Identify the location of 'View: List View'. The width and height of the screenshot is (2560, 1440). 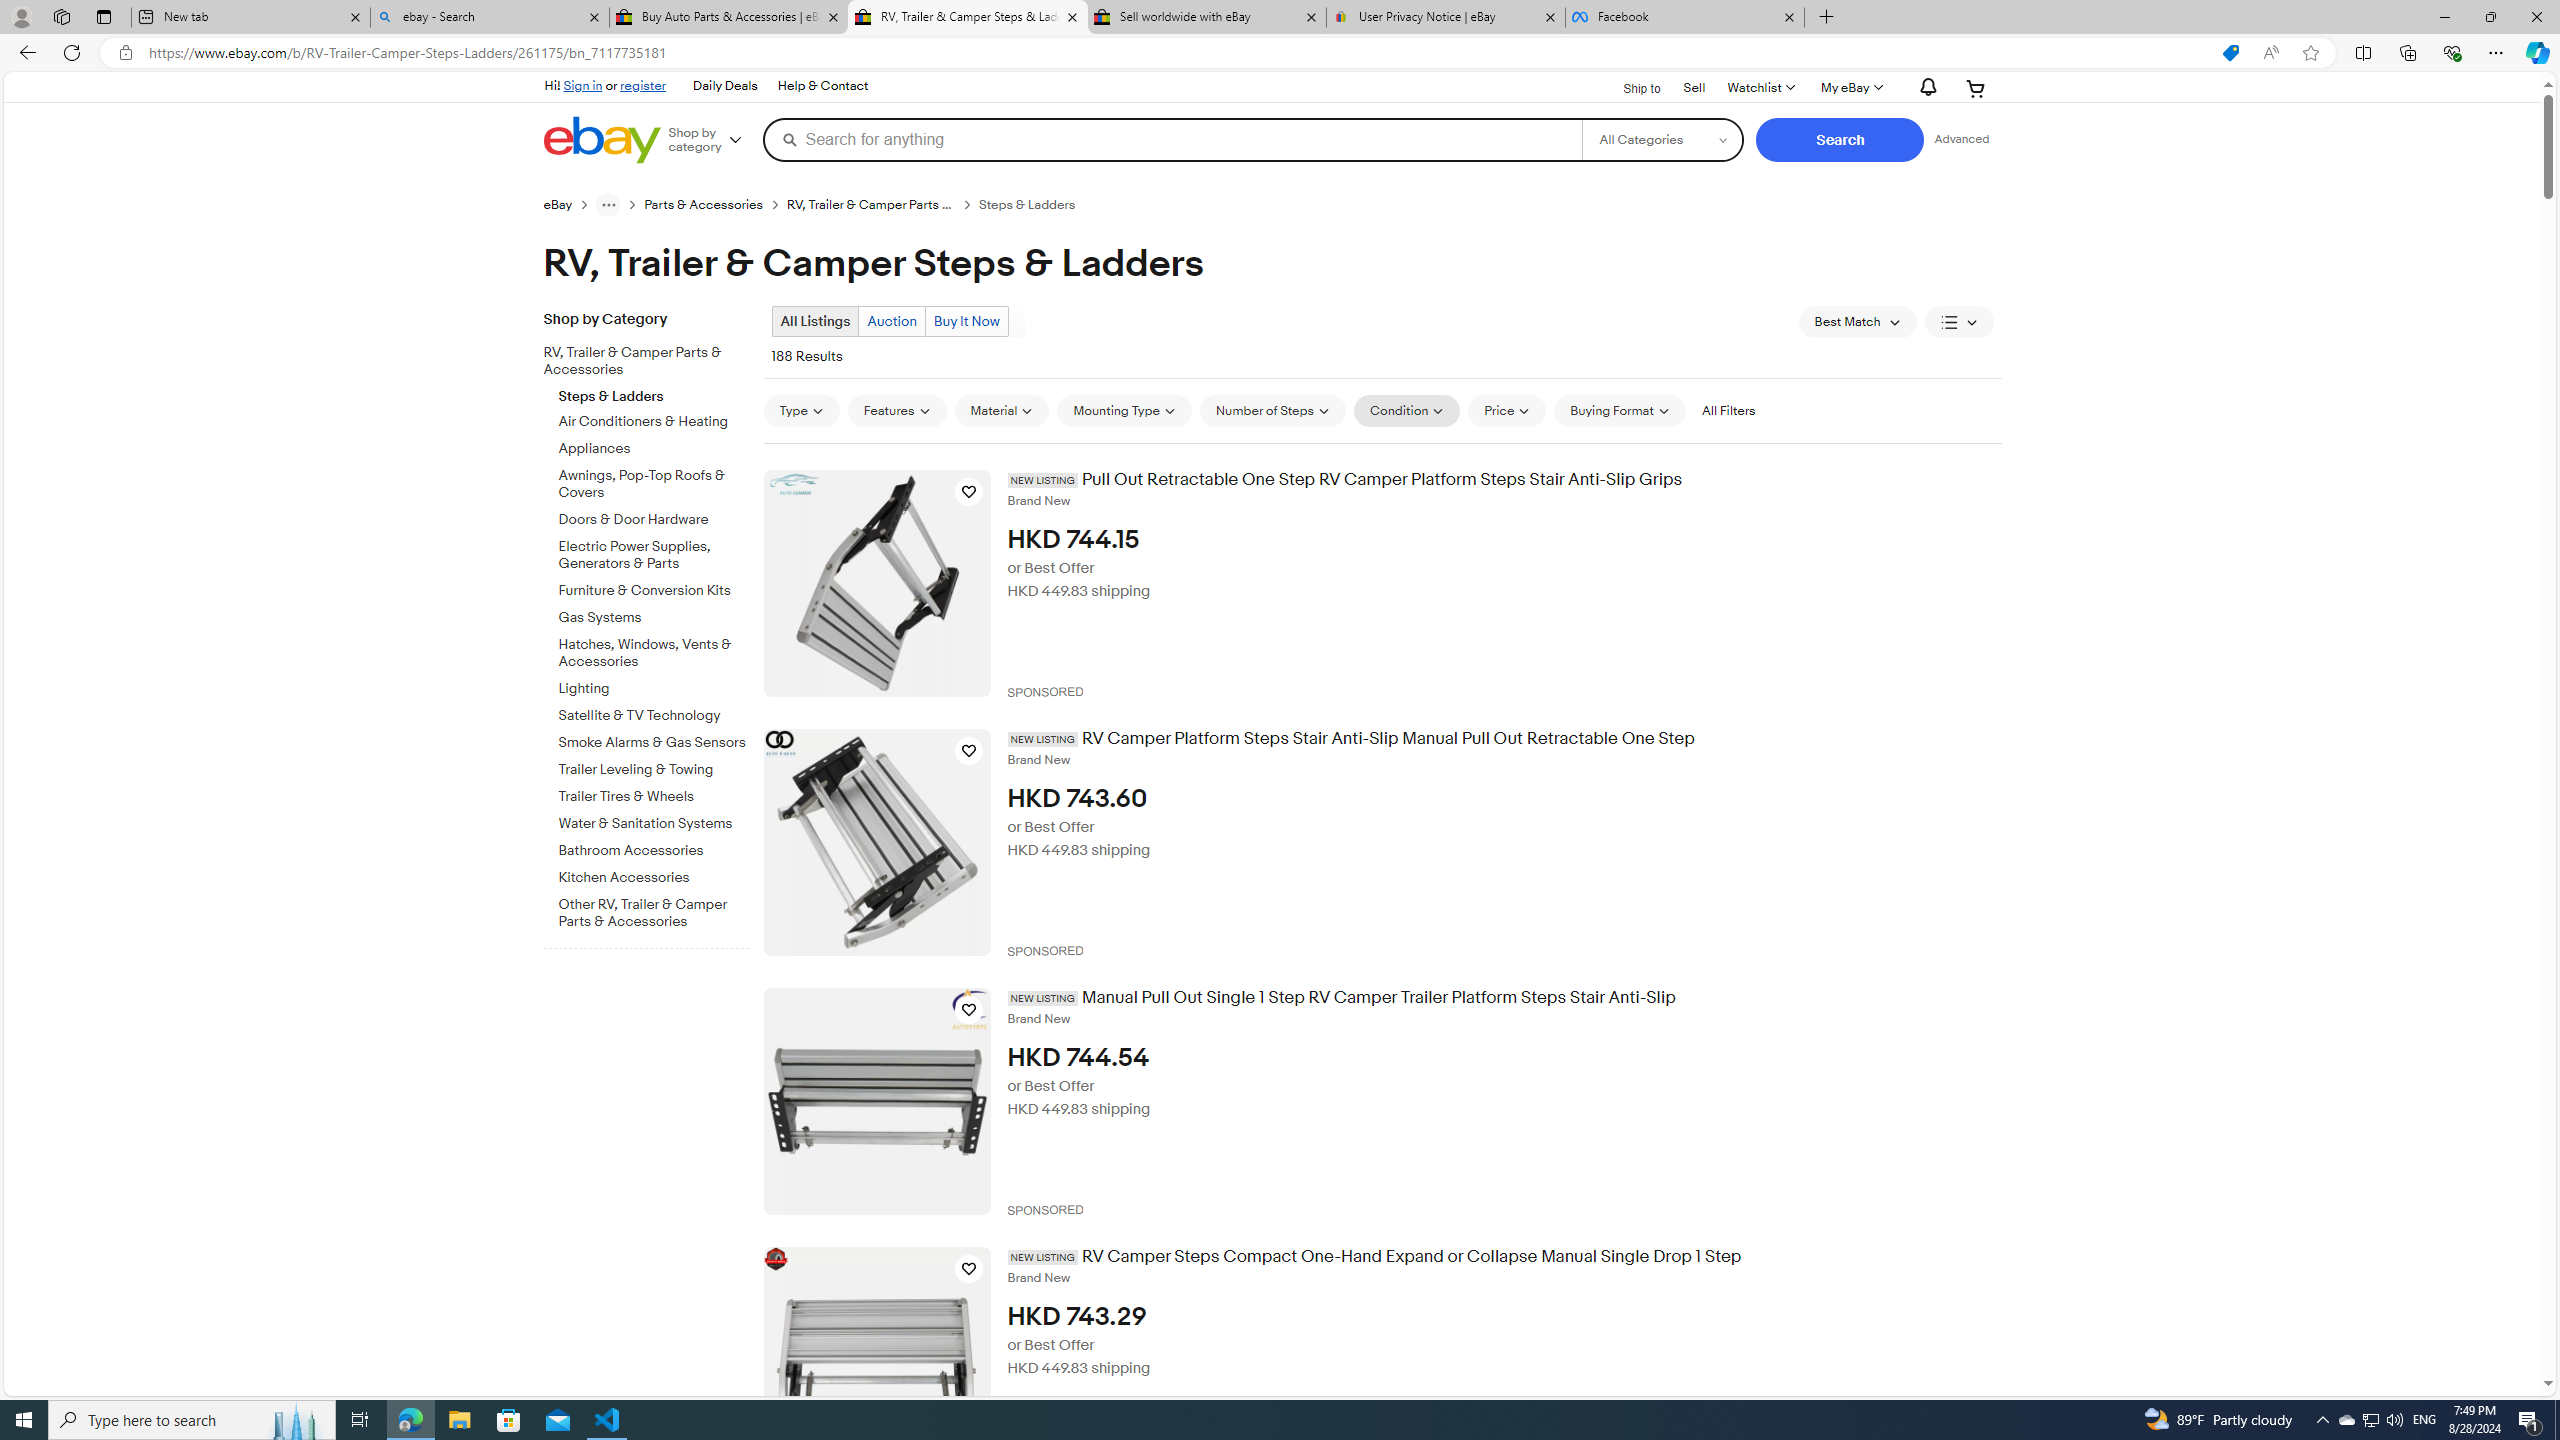
(1958, 321).